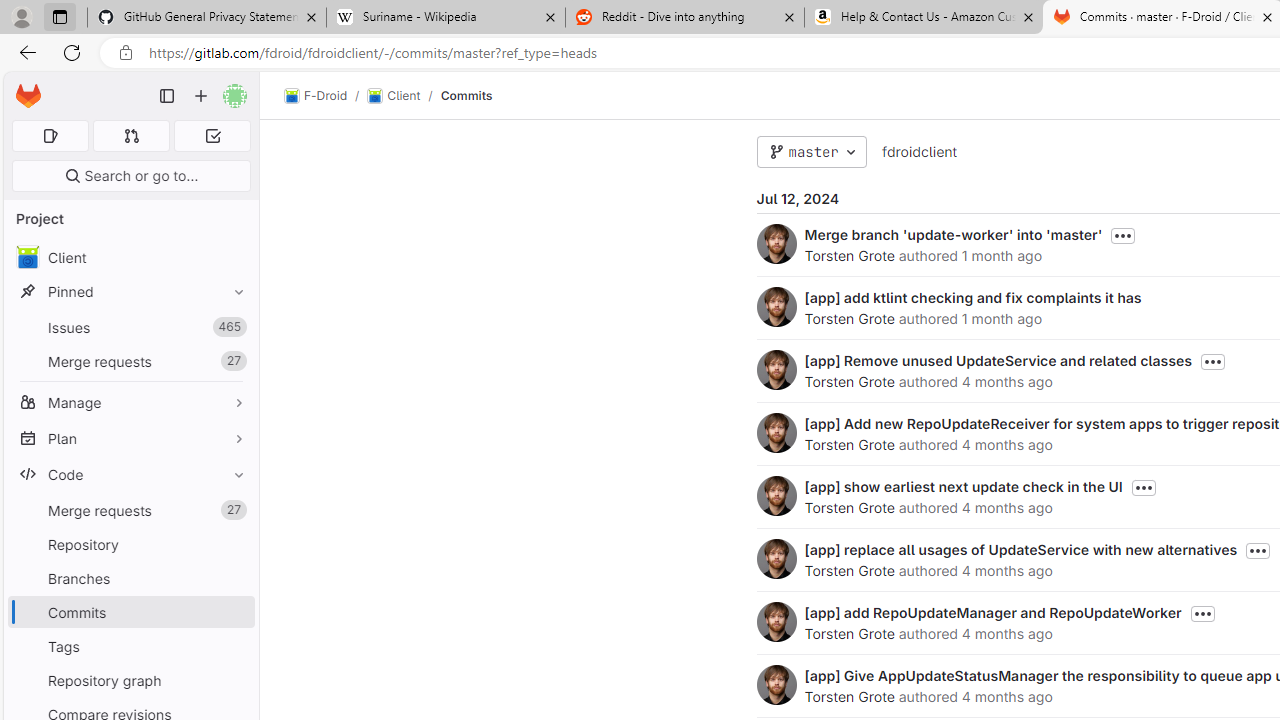 This screenshot has height=720, width=1280. I want to click on 'Issues465', so click(130, 326).